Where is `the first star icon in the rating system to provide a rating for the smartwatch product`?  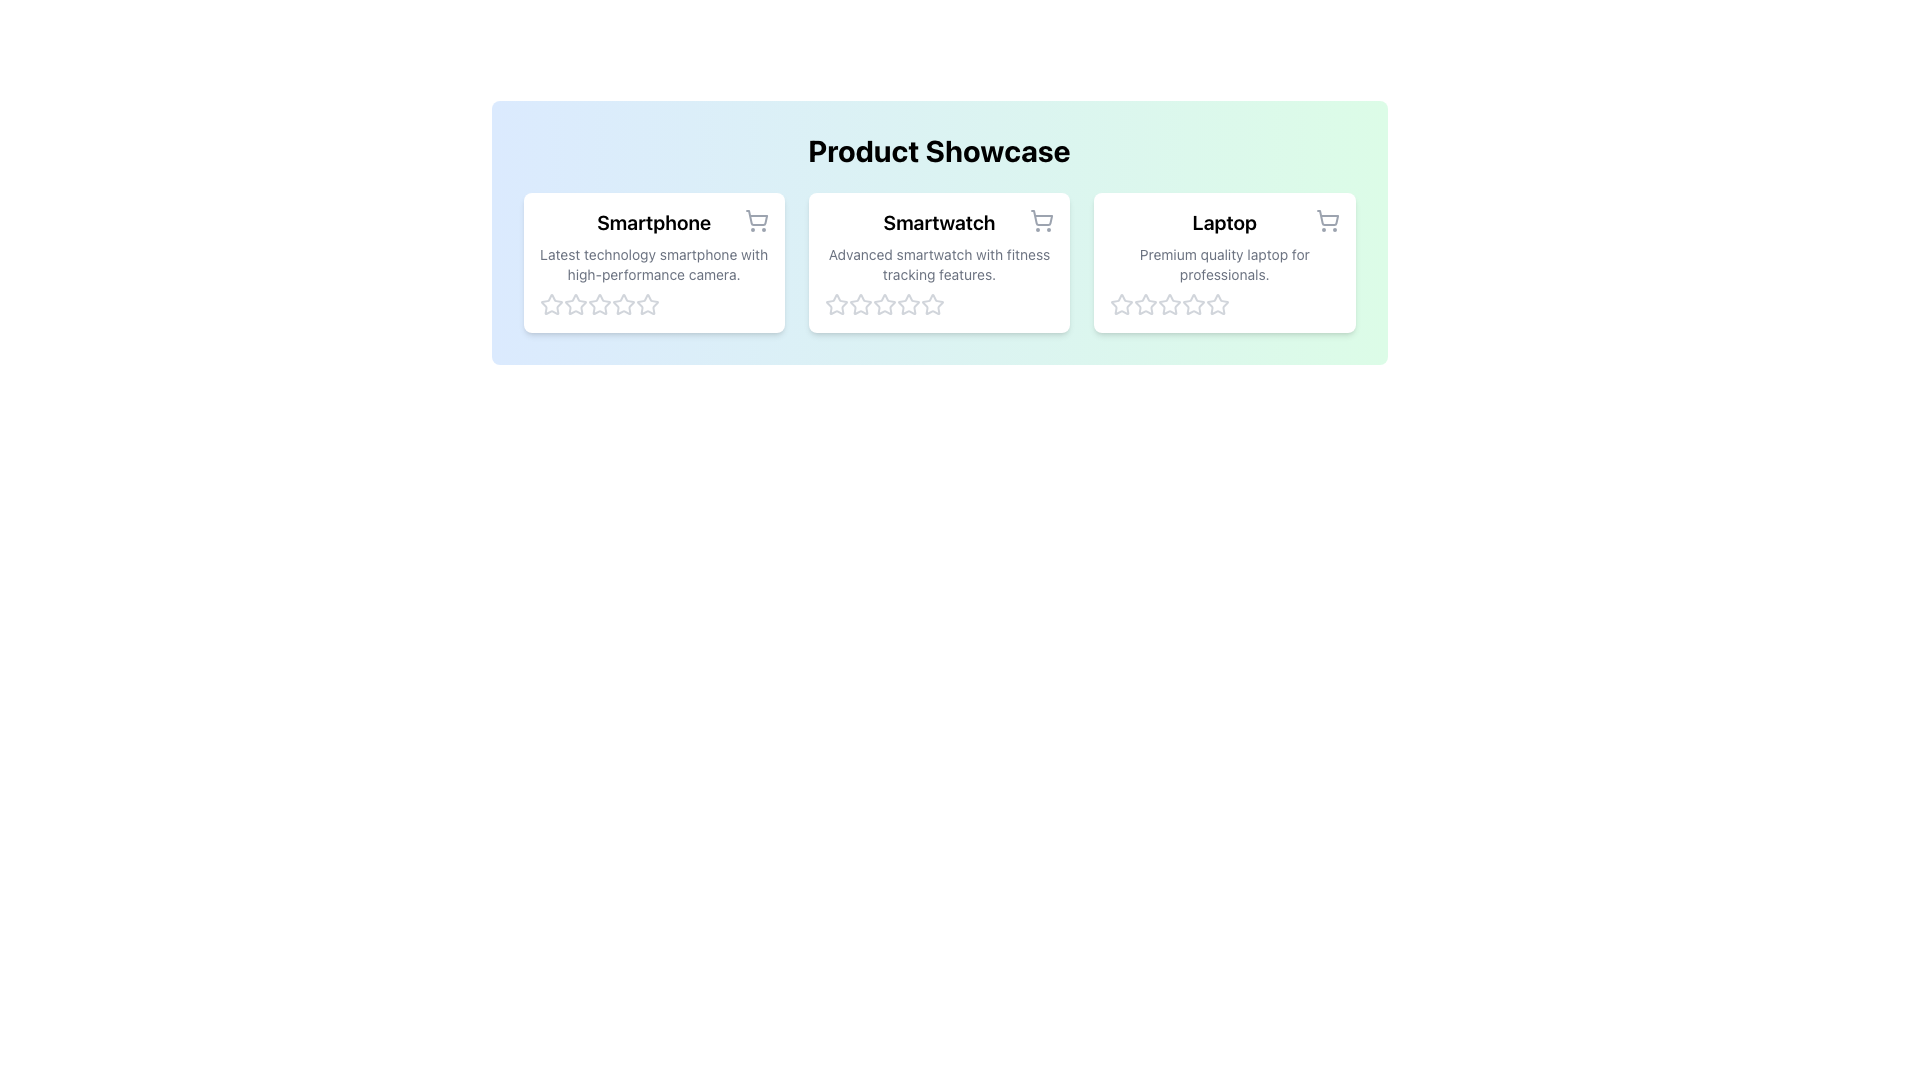 the first star icon in the rating system to provide a rating for the smartwatch product is located at coordinates (860, 304).